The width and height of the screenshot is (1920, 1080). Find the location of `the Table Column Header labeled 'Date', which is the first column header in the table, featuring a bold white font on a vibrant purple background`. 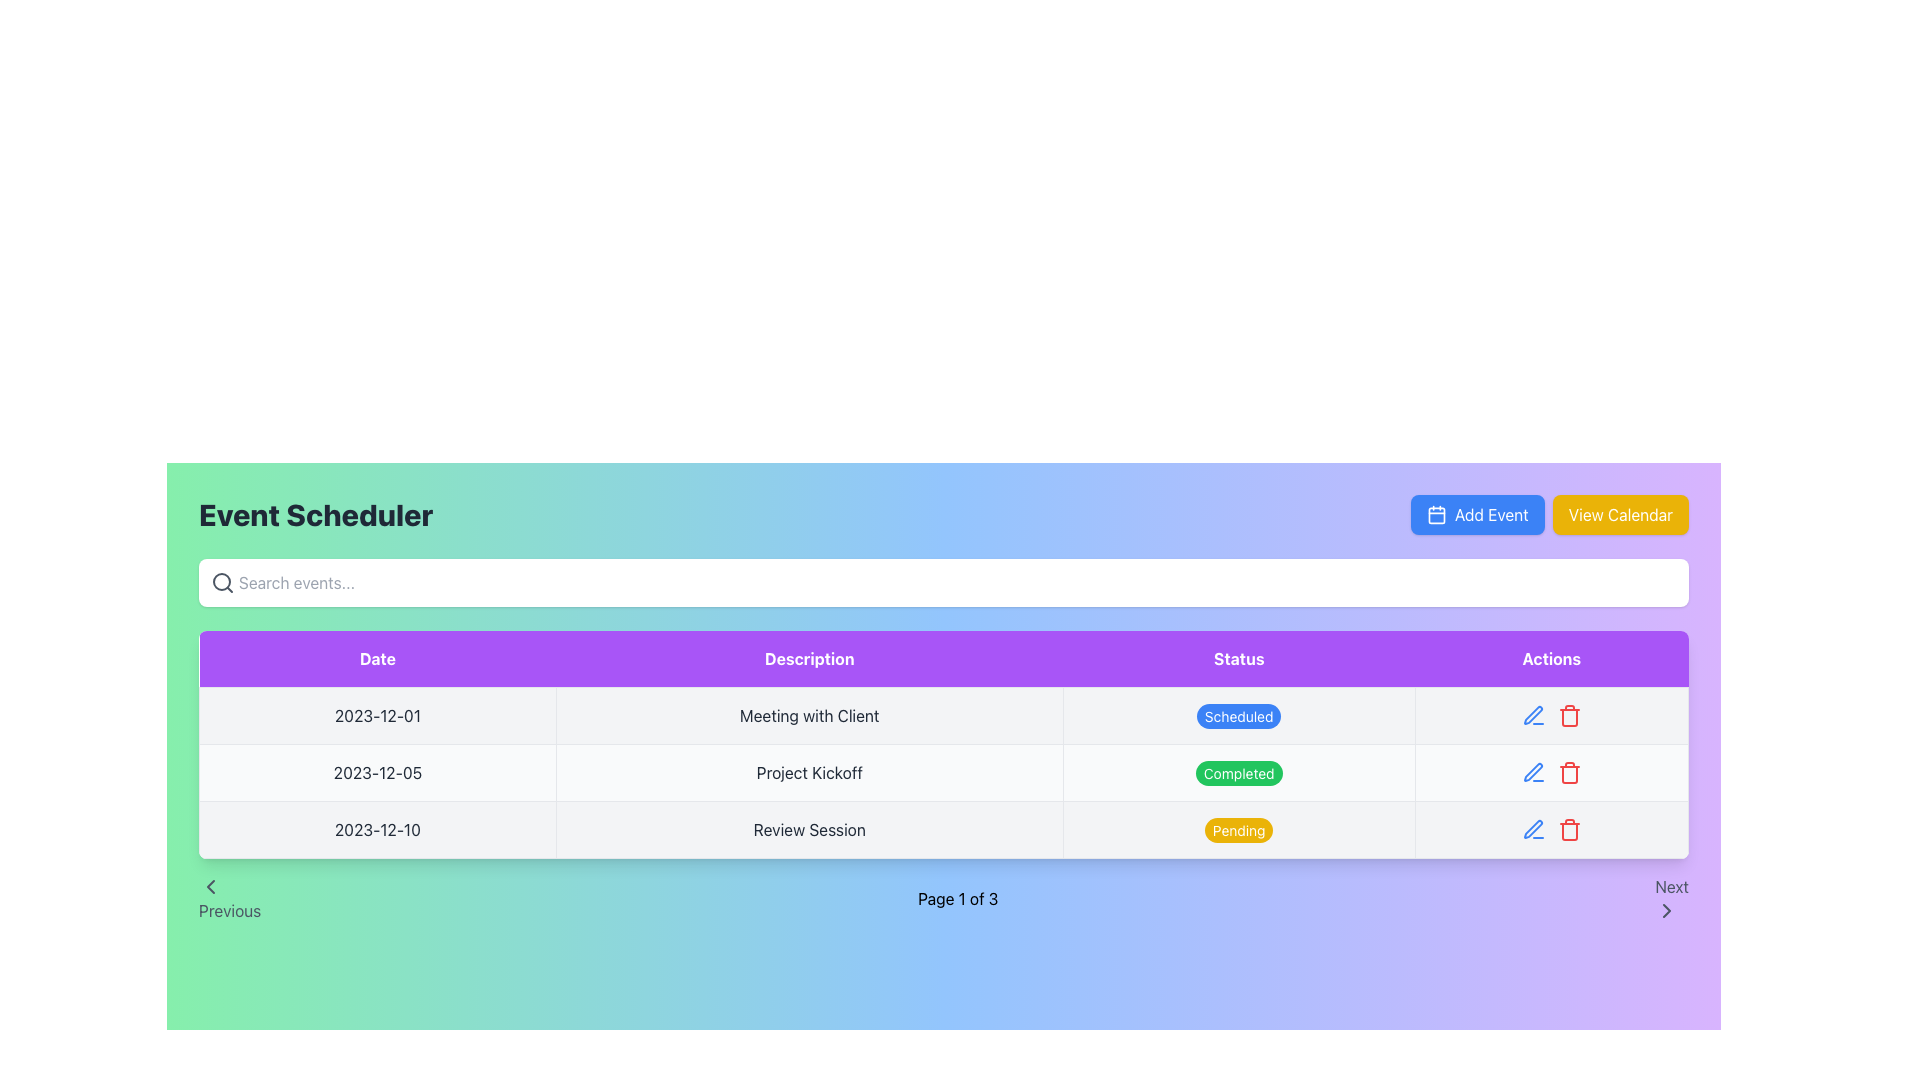

the Table Column Header labeled 'Date', which is the first column header in the table, featuring a bold white font on a vibrant purple background is located at coordinates (377, 659).